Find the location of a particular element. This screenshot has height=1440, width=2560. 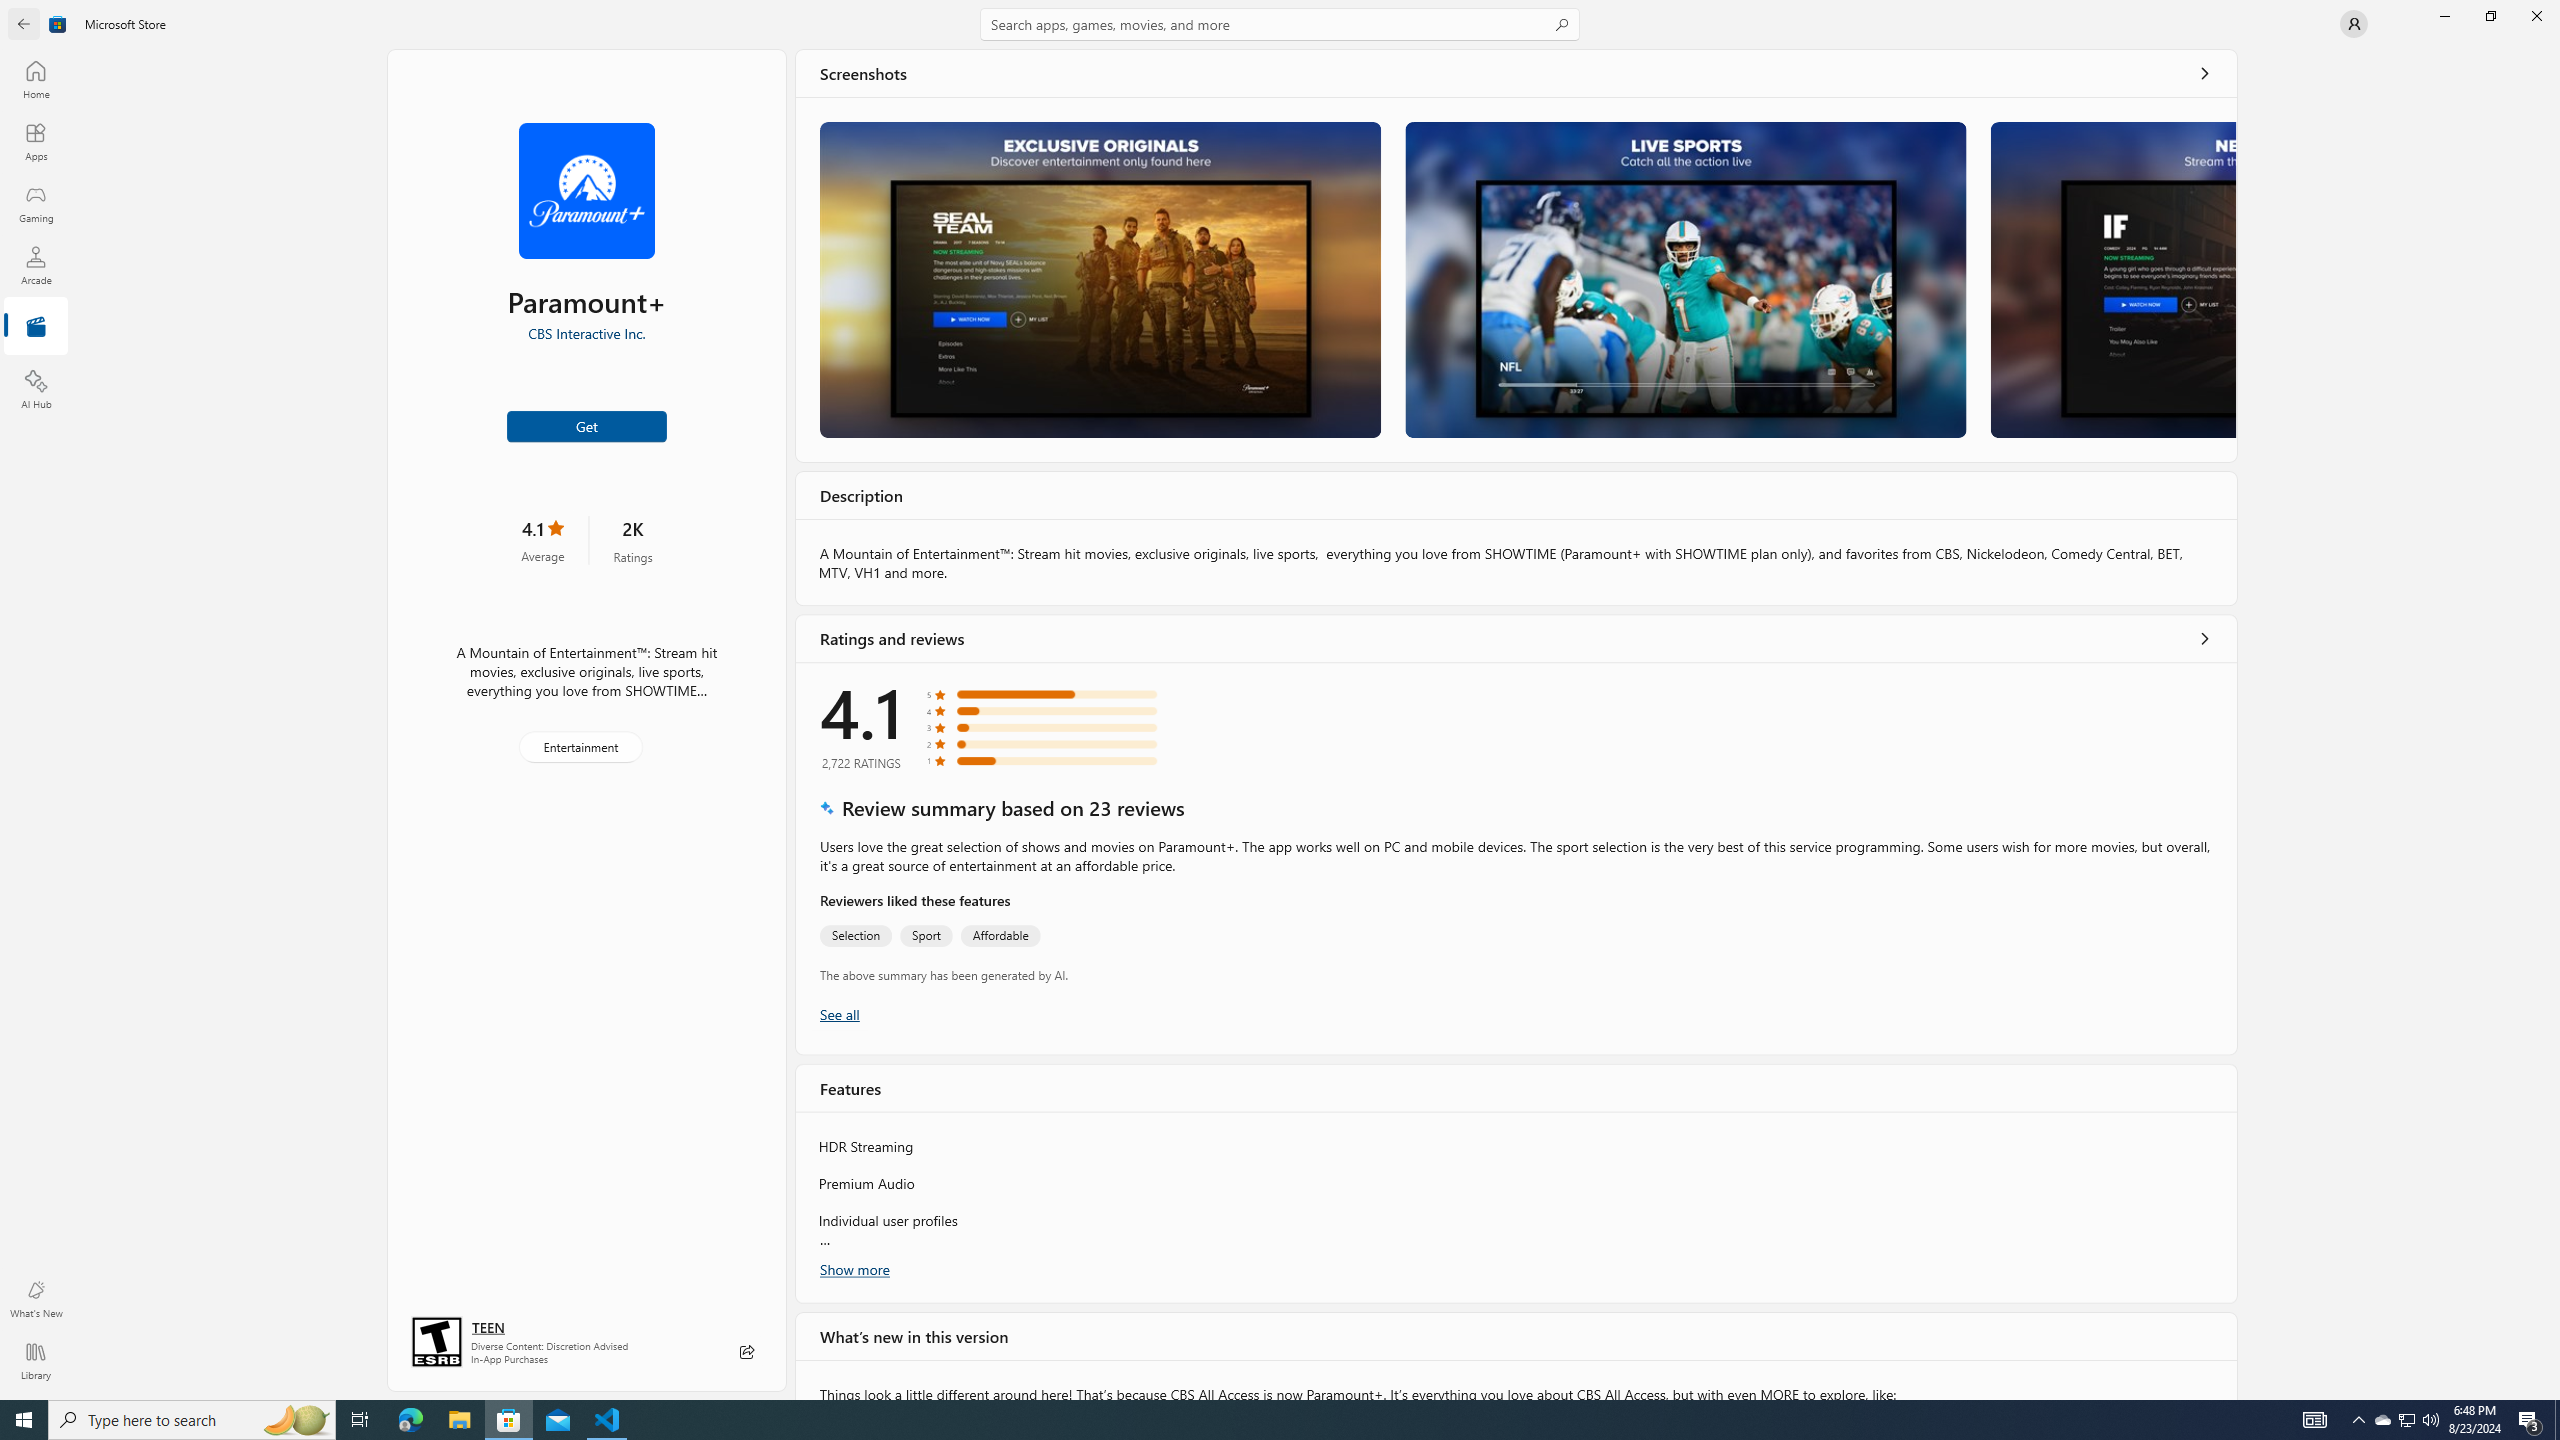

'Back' is located at coordinates (24, 22).